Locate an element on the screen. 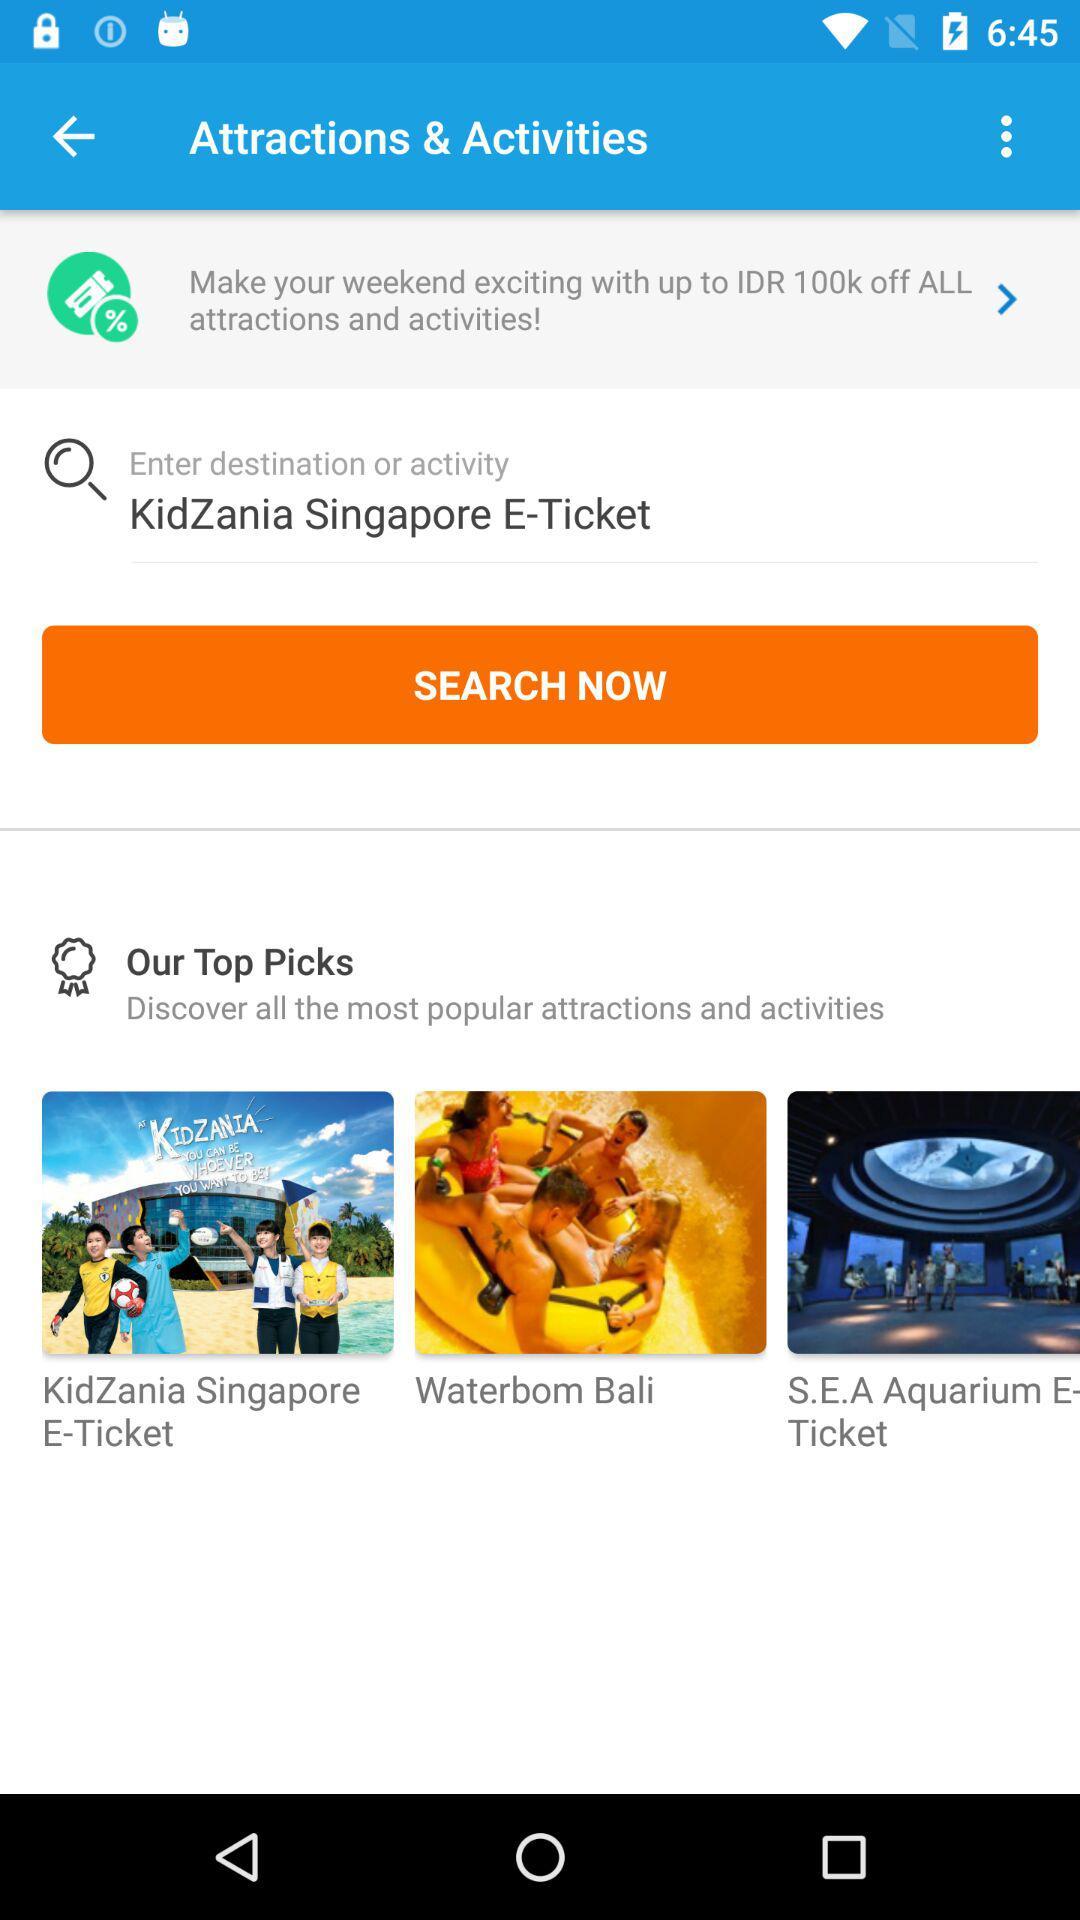 The image size is (1080, 1920). go back is located at coordinates (72, 135).